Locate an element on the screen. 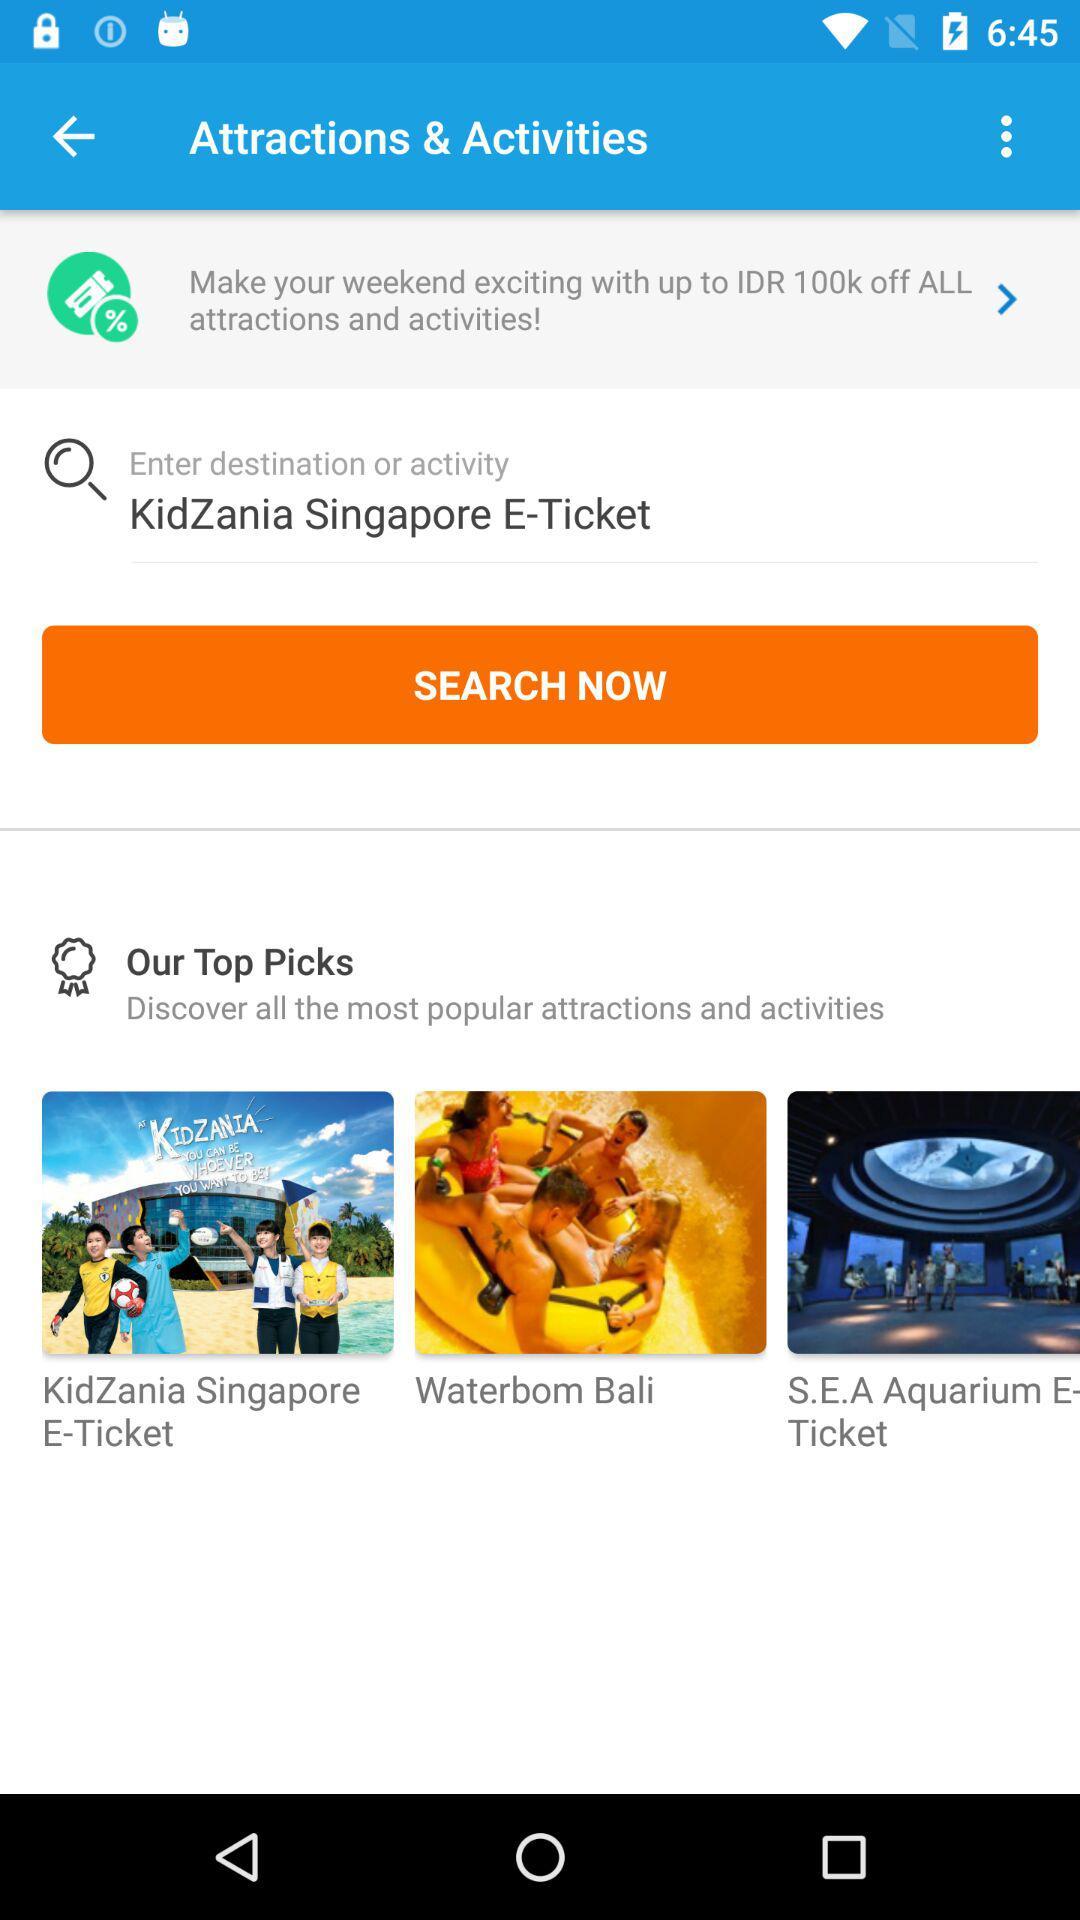 The image size is (1080, 1920). go back is located at coordinates (72, 135).